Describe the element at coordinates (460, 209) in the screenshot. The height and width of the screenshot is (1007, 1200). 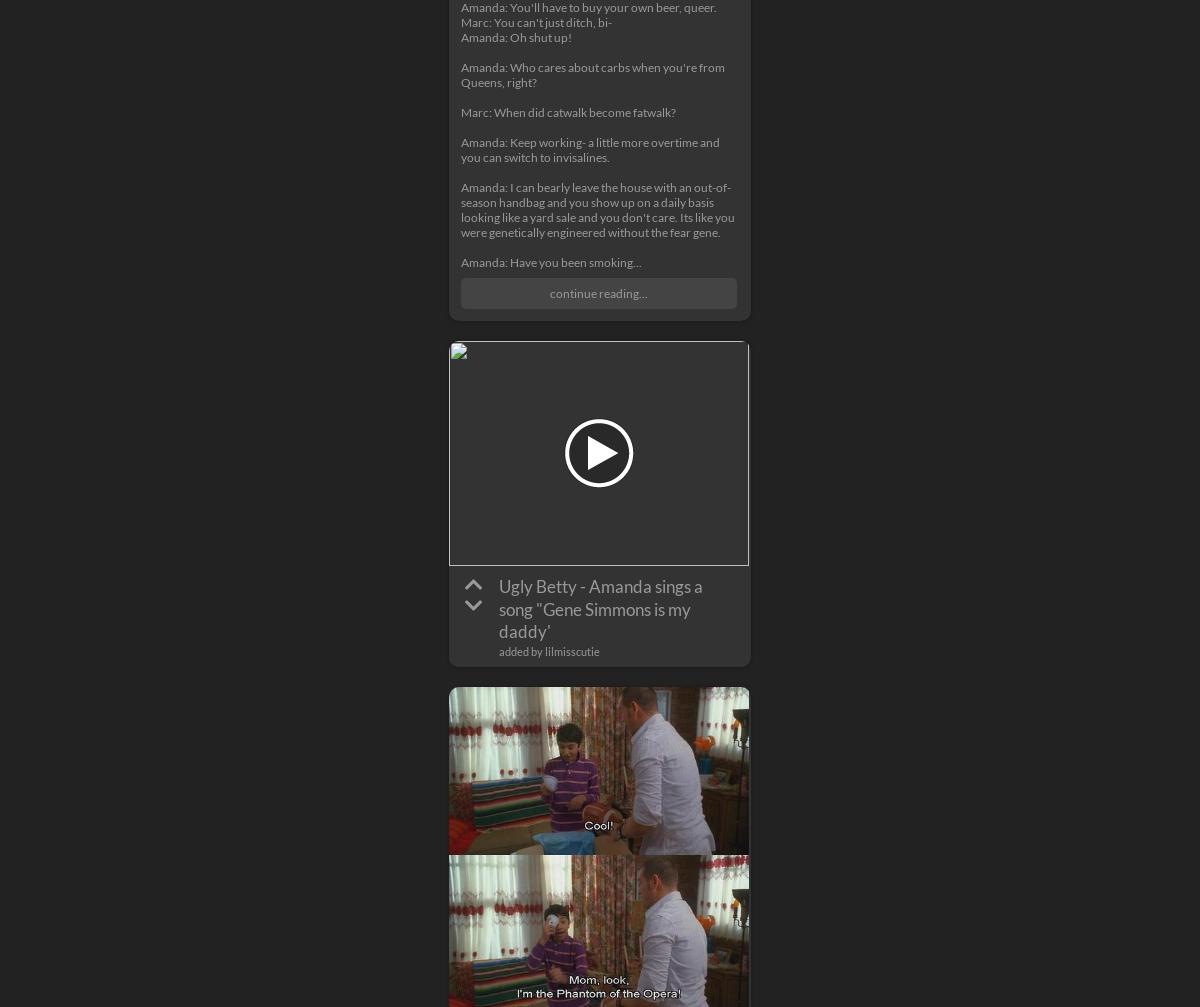
I see `'Amanda: I can bearly leave the house with an out-of-season handbag and you show up on a daily basis looking like a yard sale and you don't care. Its like you were genetically engineered without the fear gene.'` at that location.